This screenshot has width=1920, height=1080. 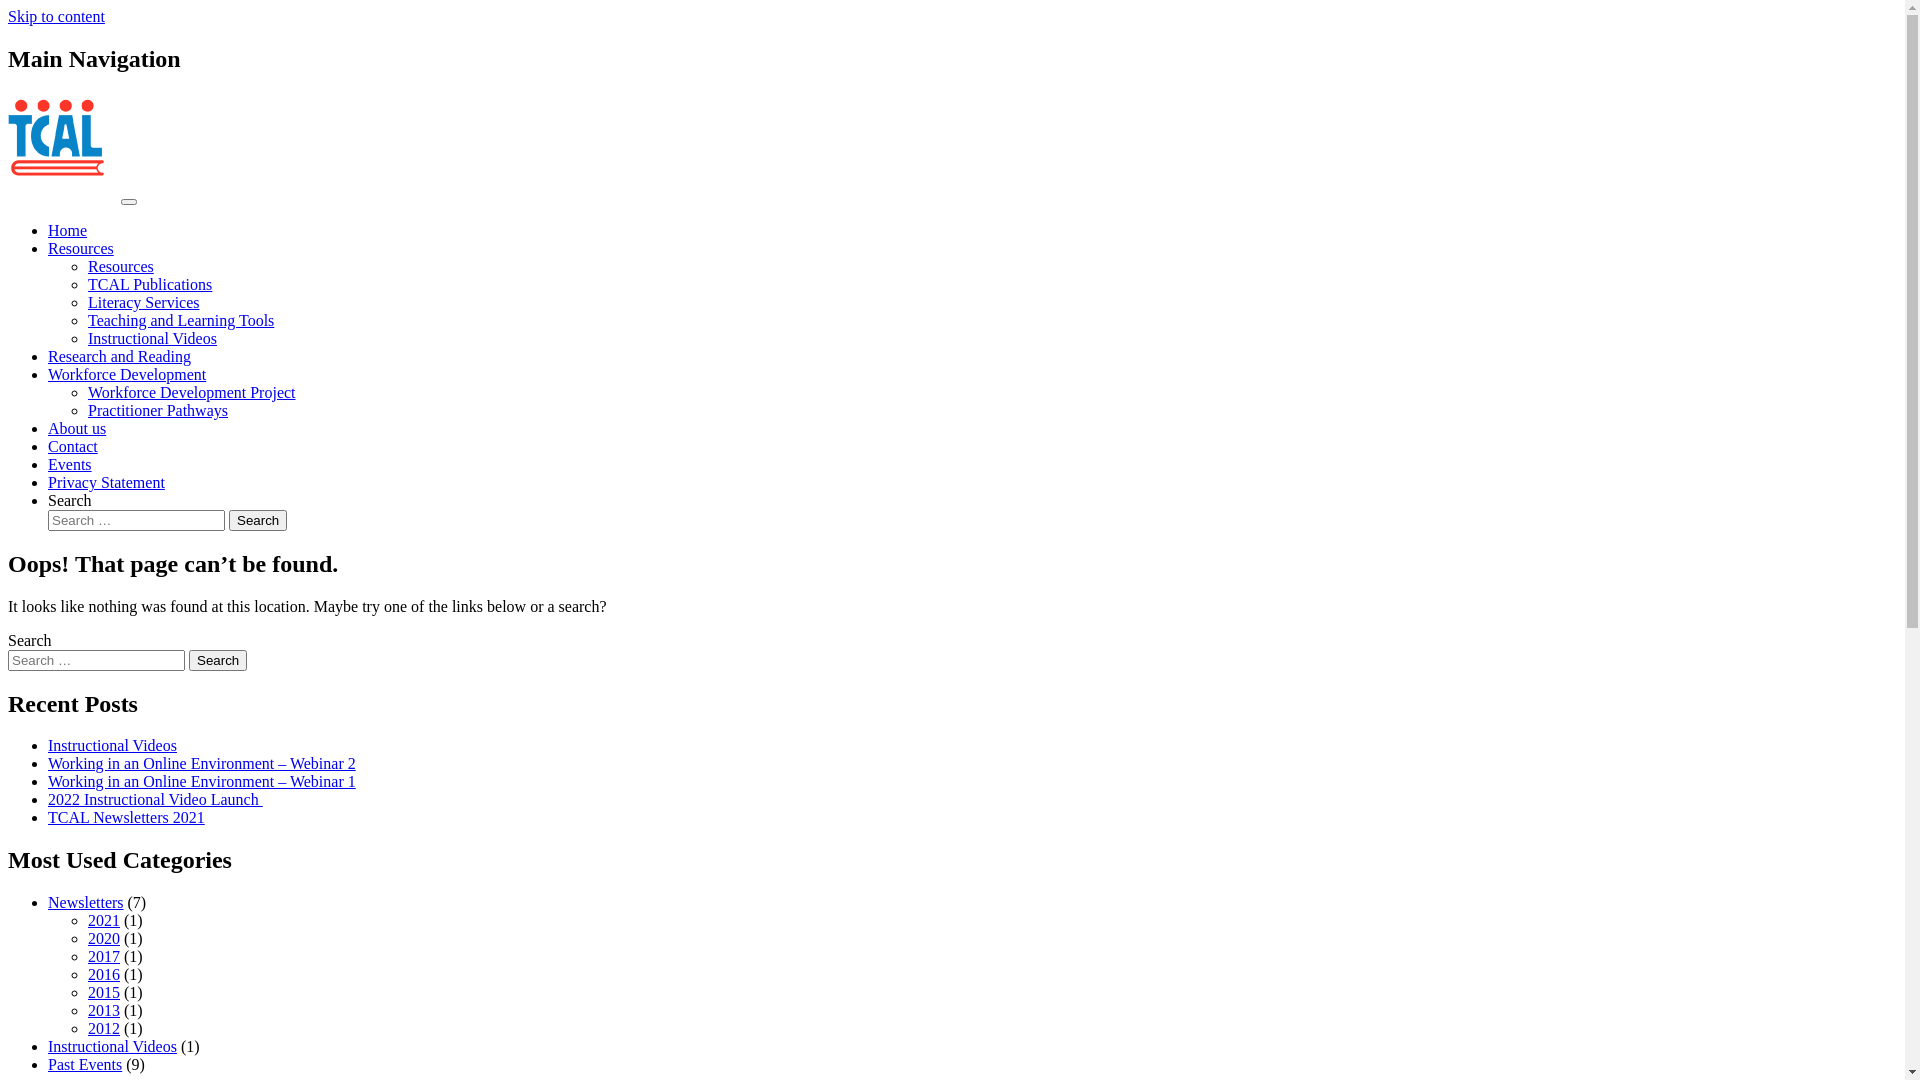 What do you see at coordinates (157, 409) in the screenshot?
I see `'Practitioner Pathways'` at bounding box center [157, 409].